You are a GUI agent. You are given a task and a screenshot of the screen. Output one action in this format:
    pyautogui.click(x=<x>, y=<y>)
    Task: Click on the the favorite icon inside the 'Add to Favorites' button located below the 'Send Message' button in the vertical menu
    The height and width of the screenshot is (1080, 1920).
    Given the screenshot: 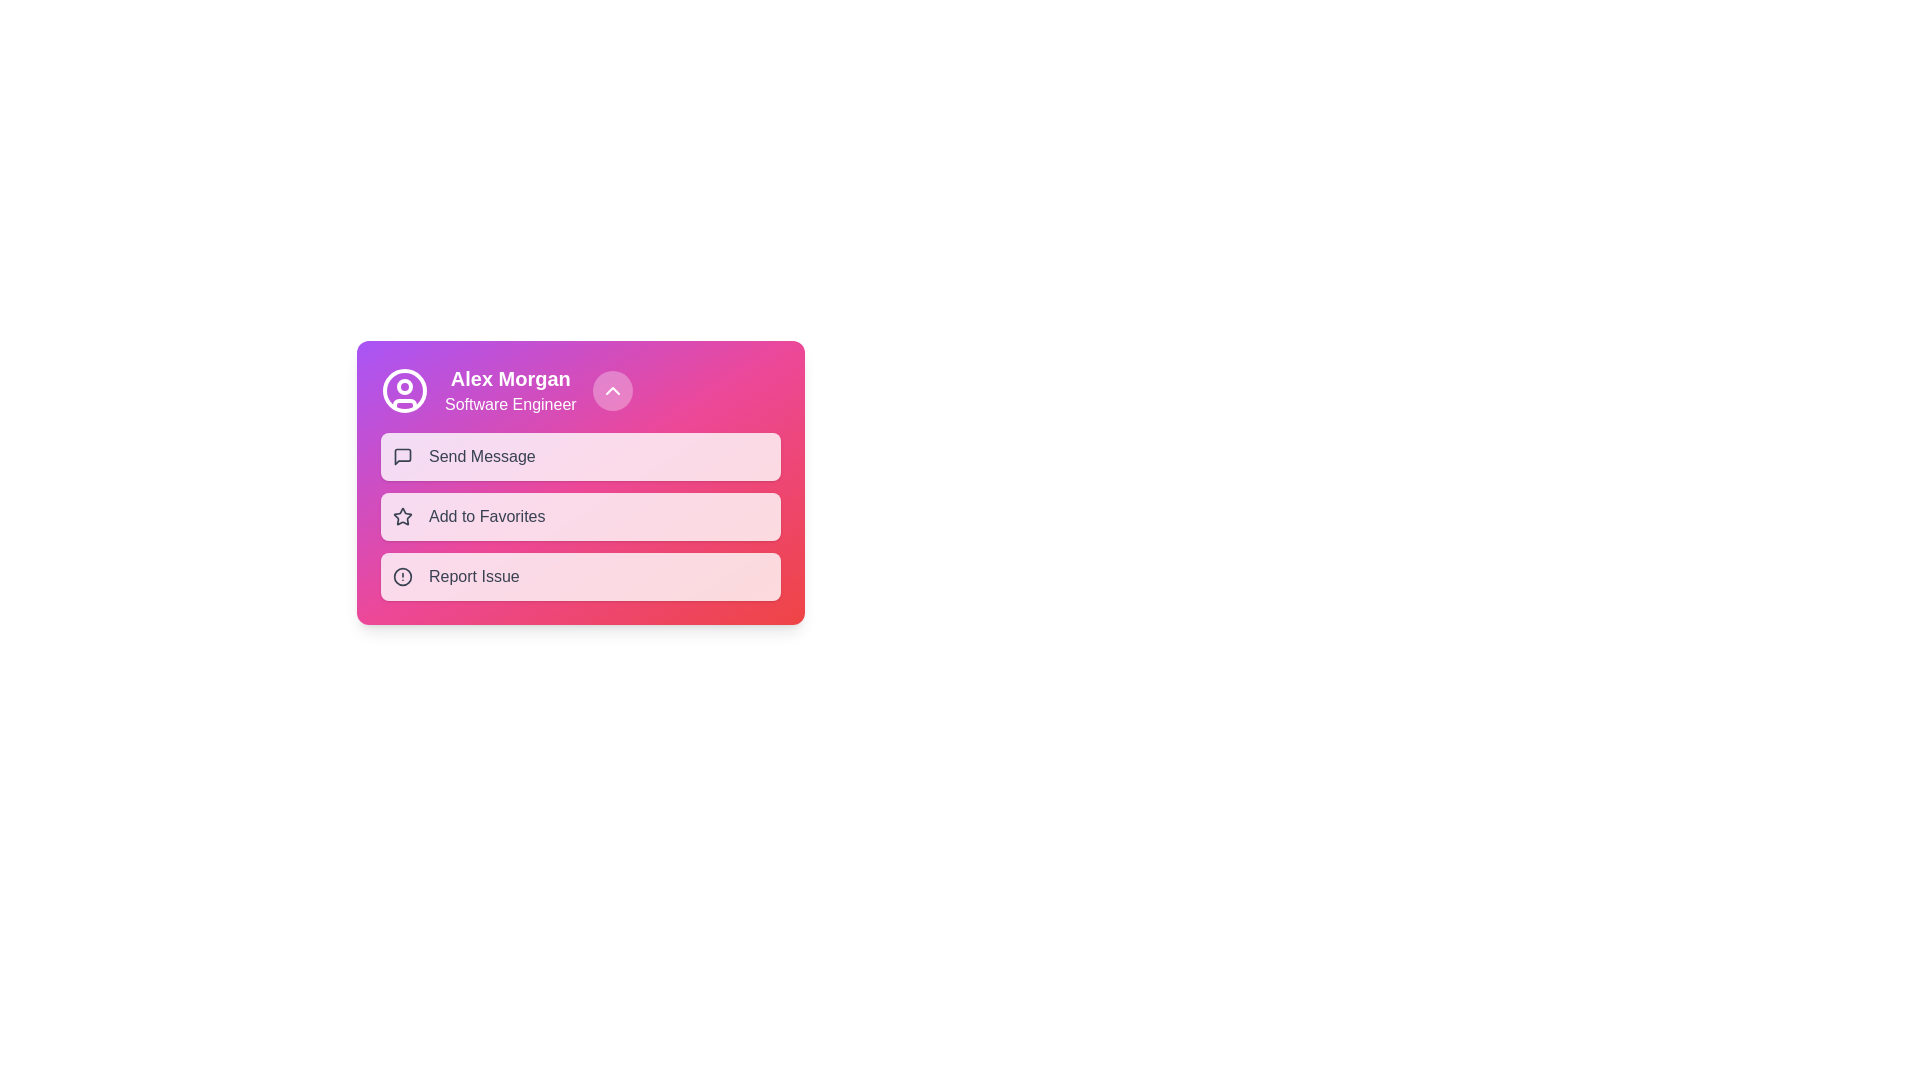 What is the action you would take?
    pyautogui.click(x=402, y=515)
    